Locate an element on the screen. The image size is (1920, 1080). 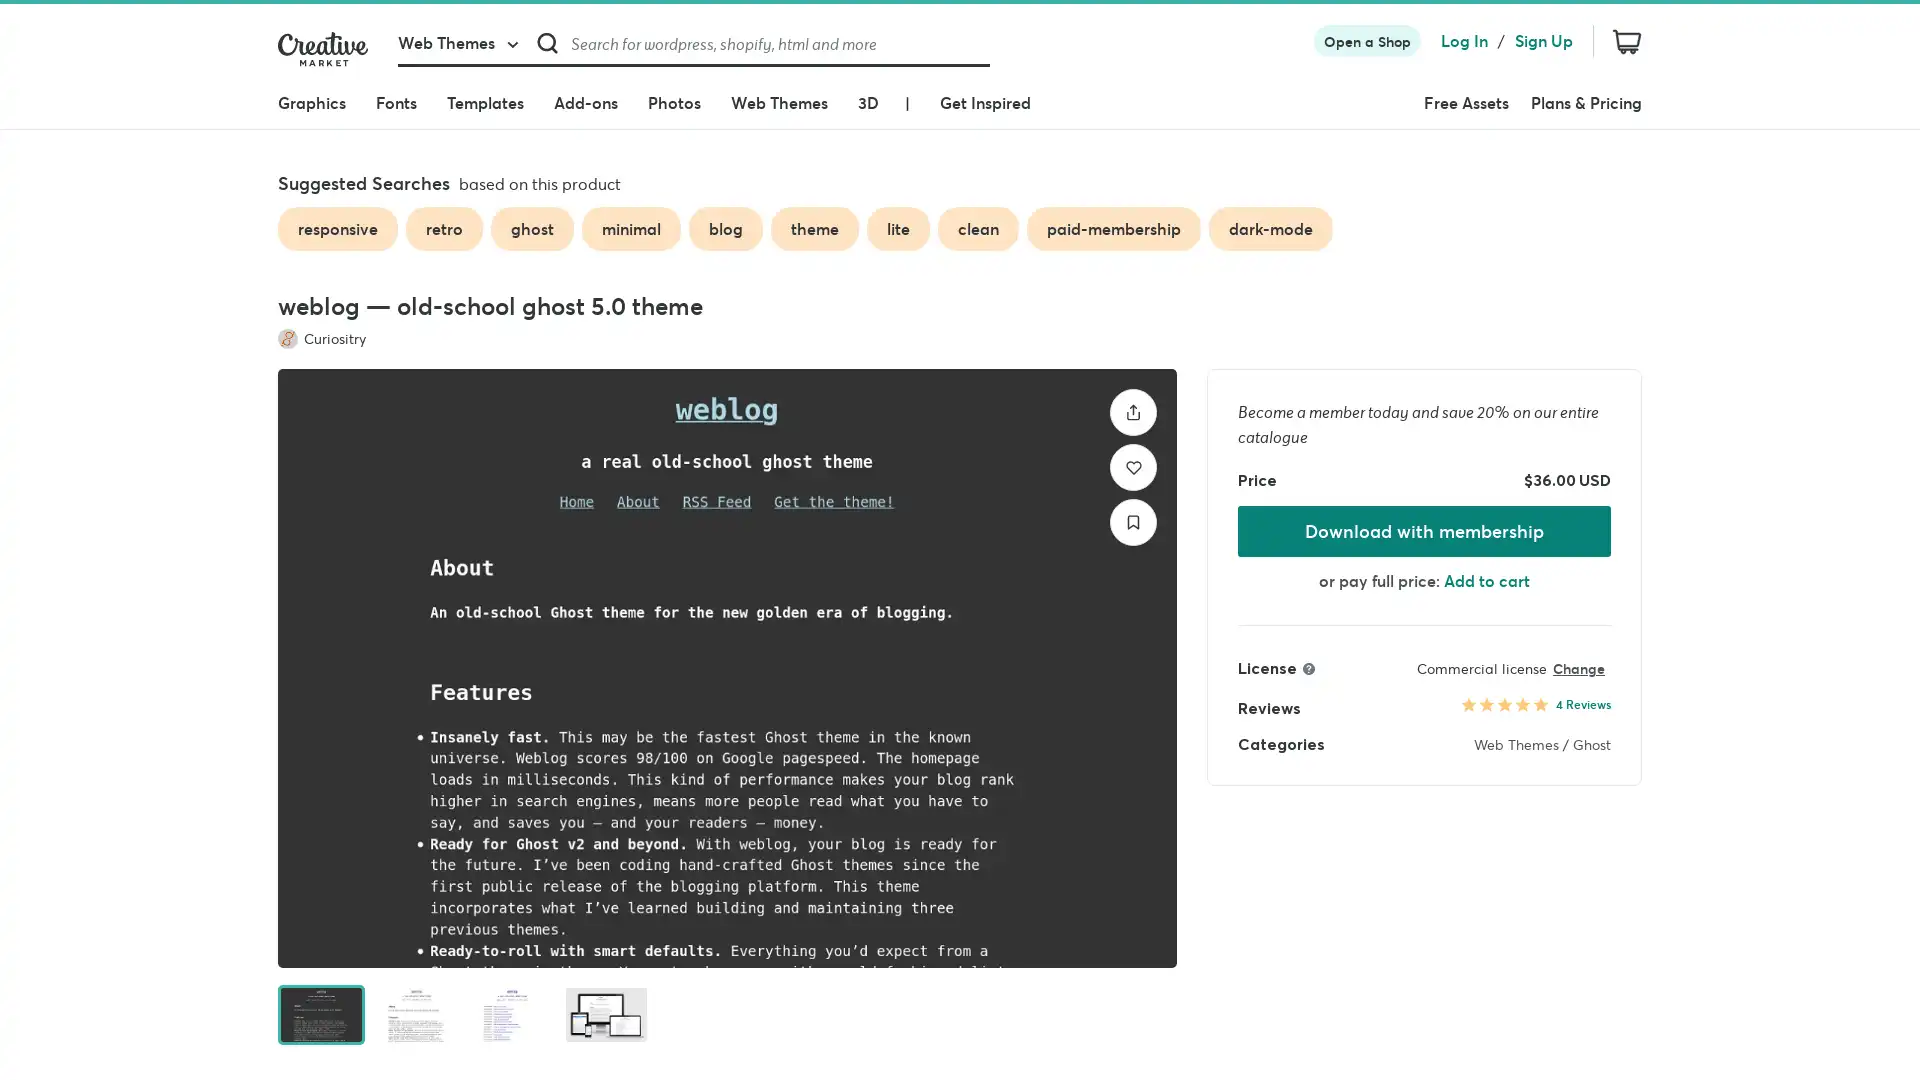
Add to cart is located at coordinates (1487, 579).